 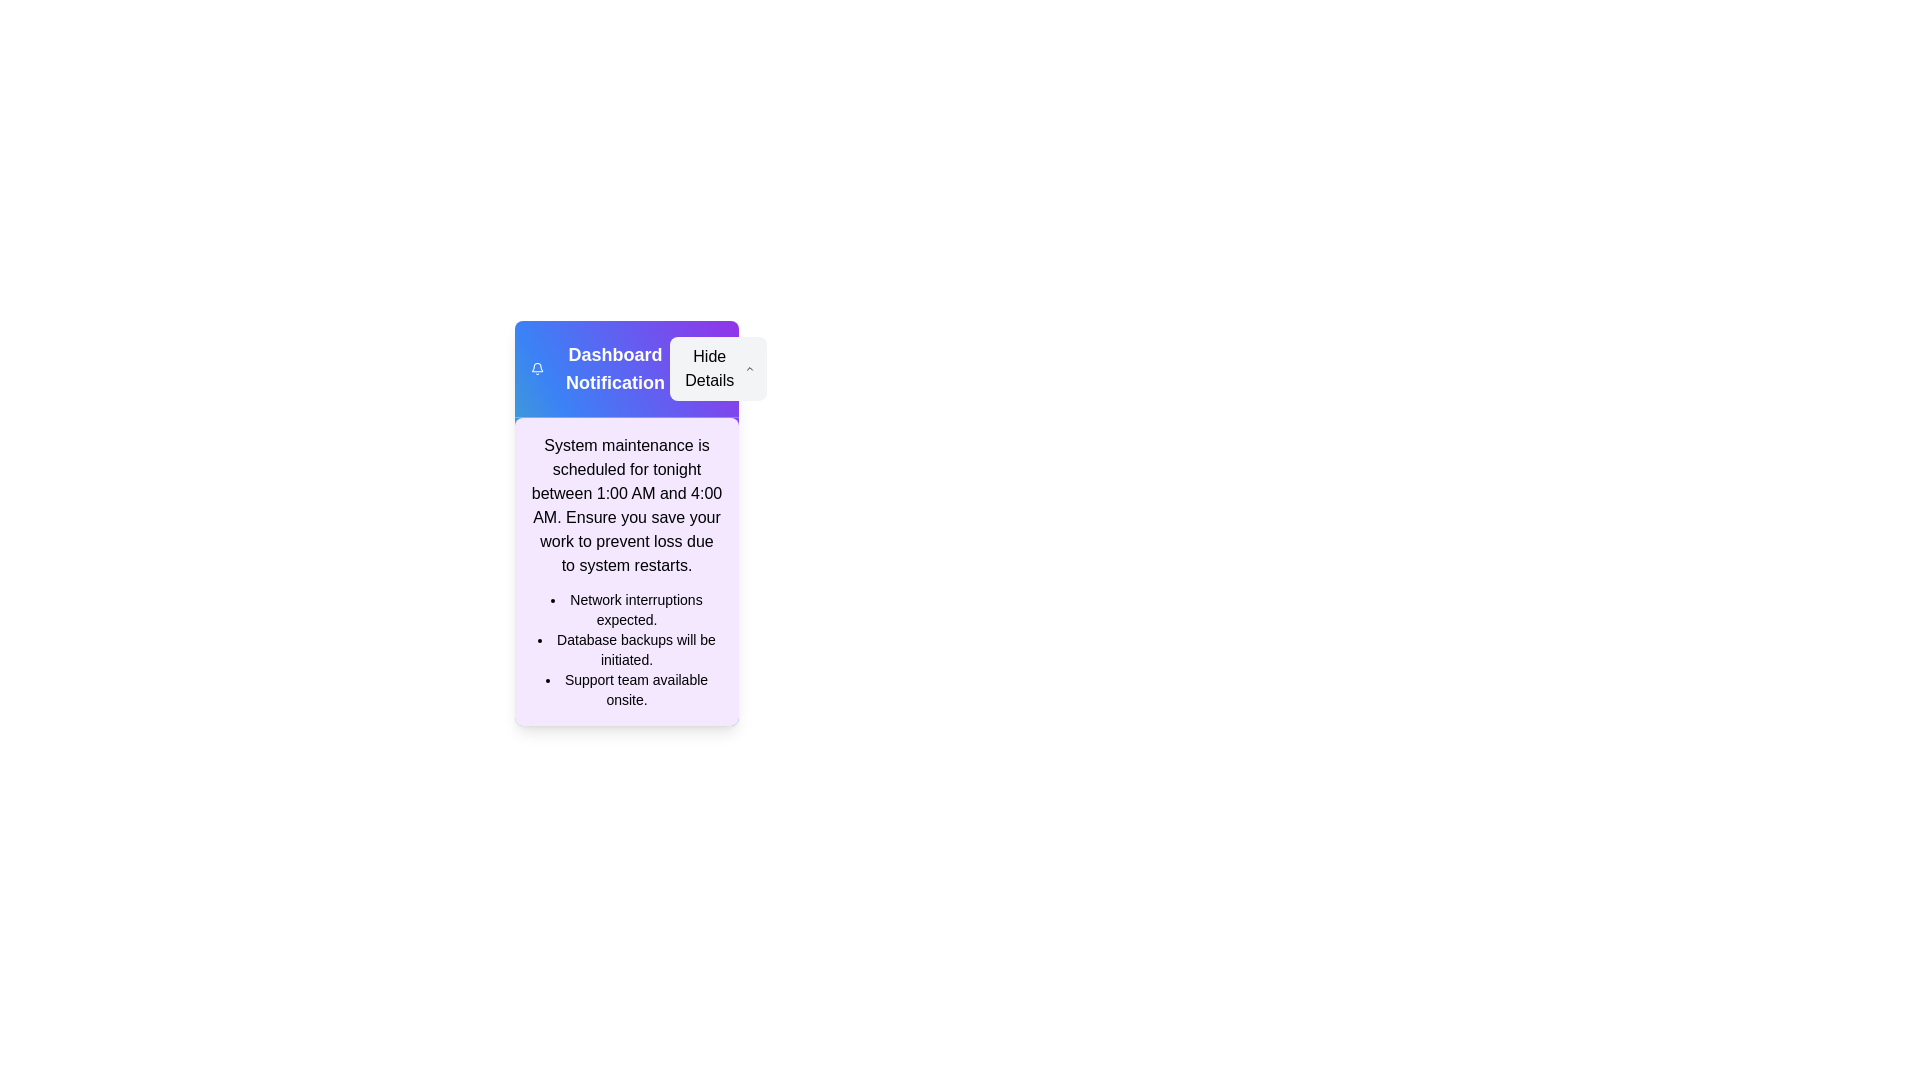 What do you see at coordinates (718, 369) in the screenshot?
I see `the 'Hide Details' button to toggle the visibility of the details section` at bounding box center [718, 369].